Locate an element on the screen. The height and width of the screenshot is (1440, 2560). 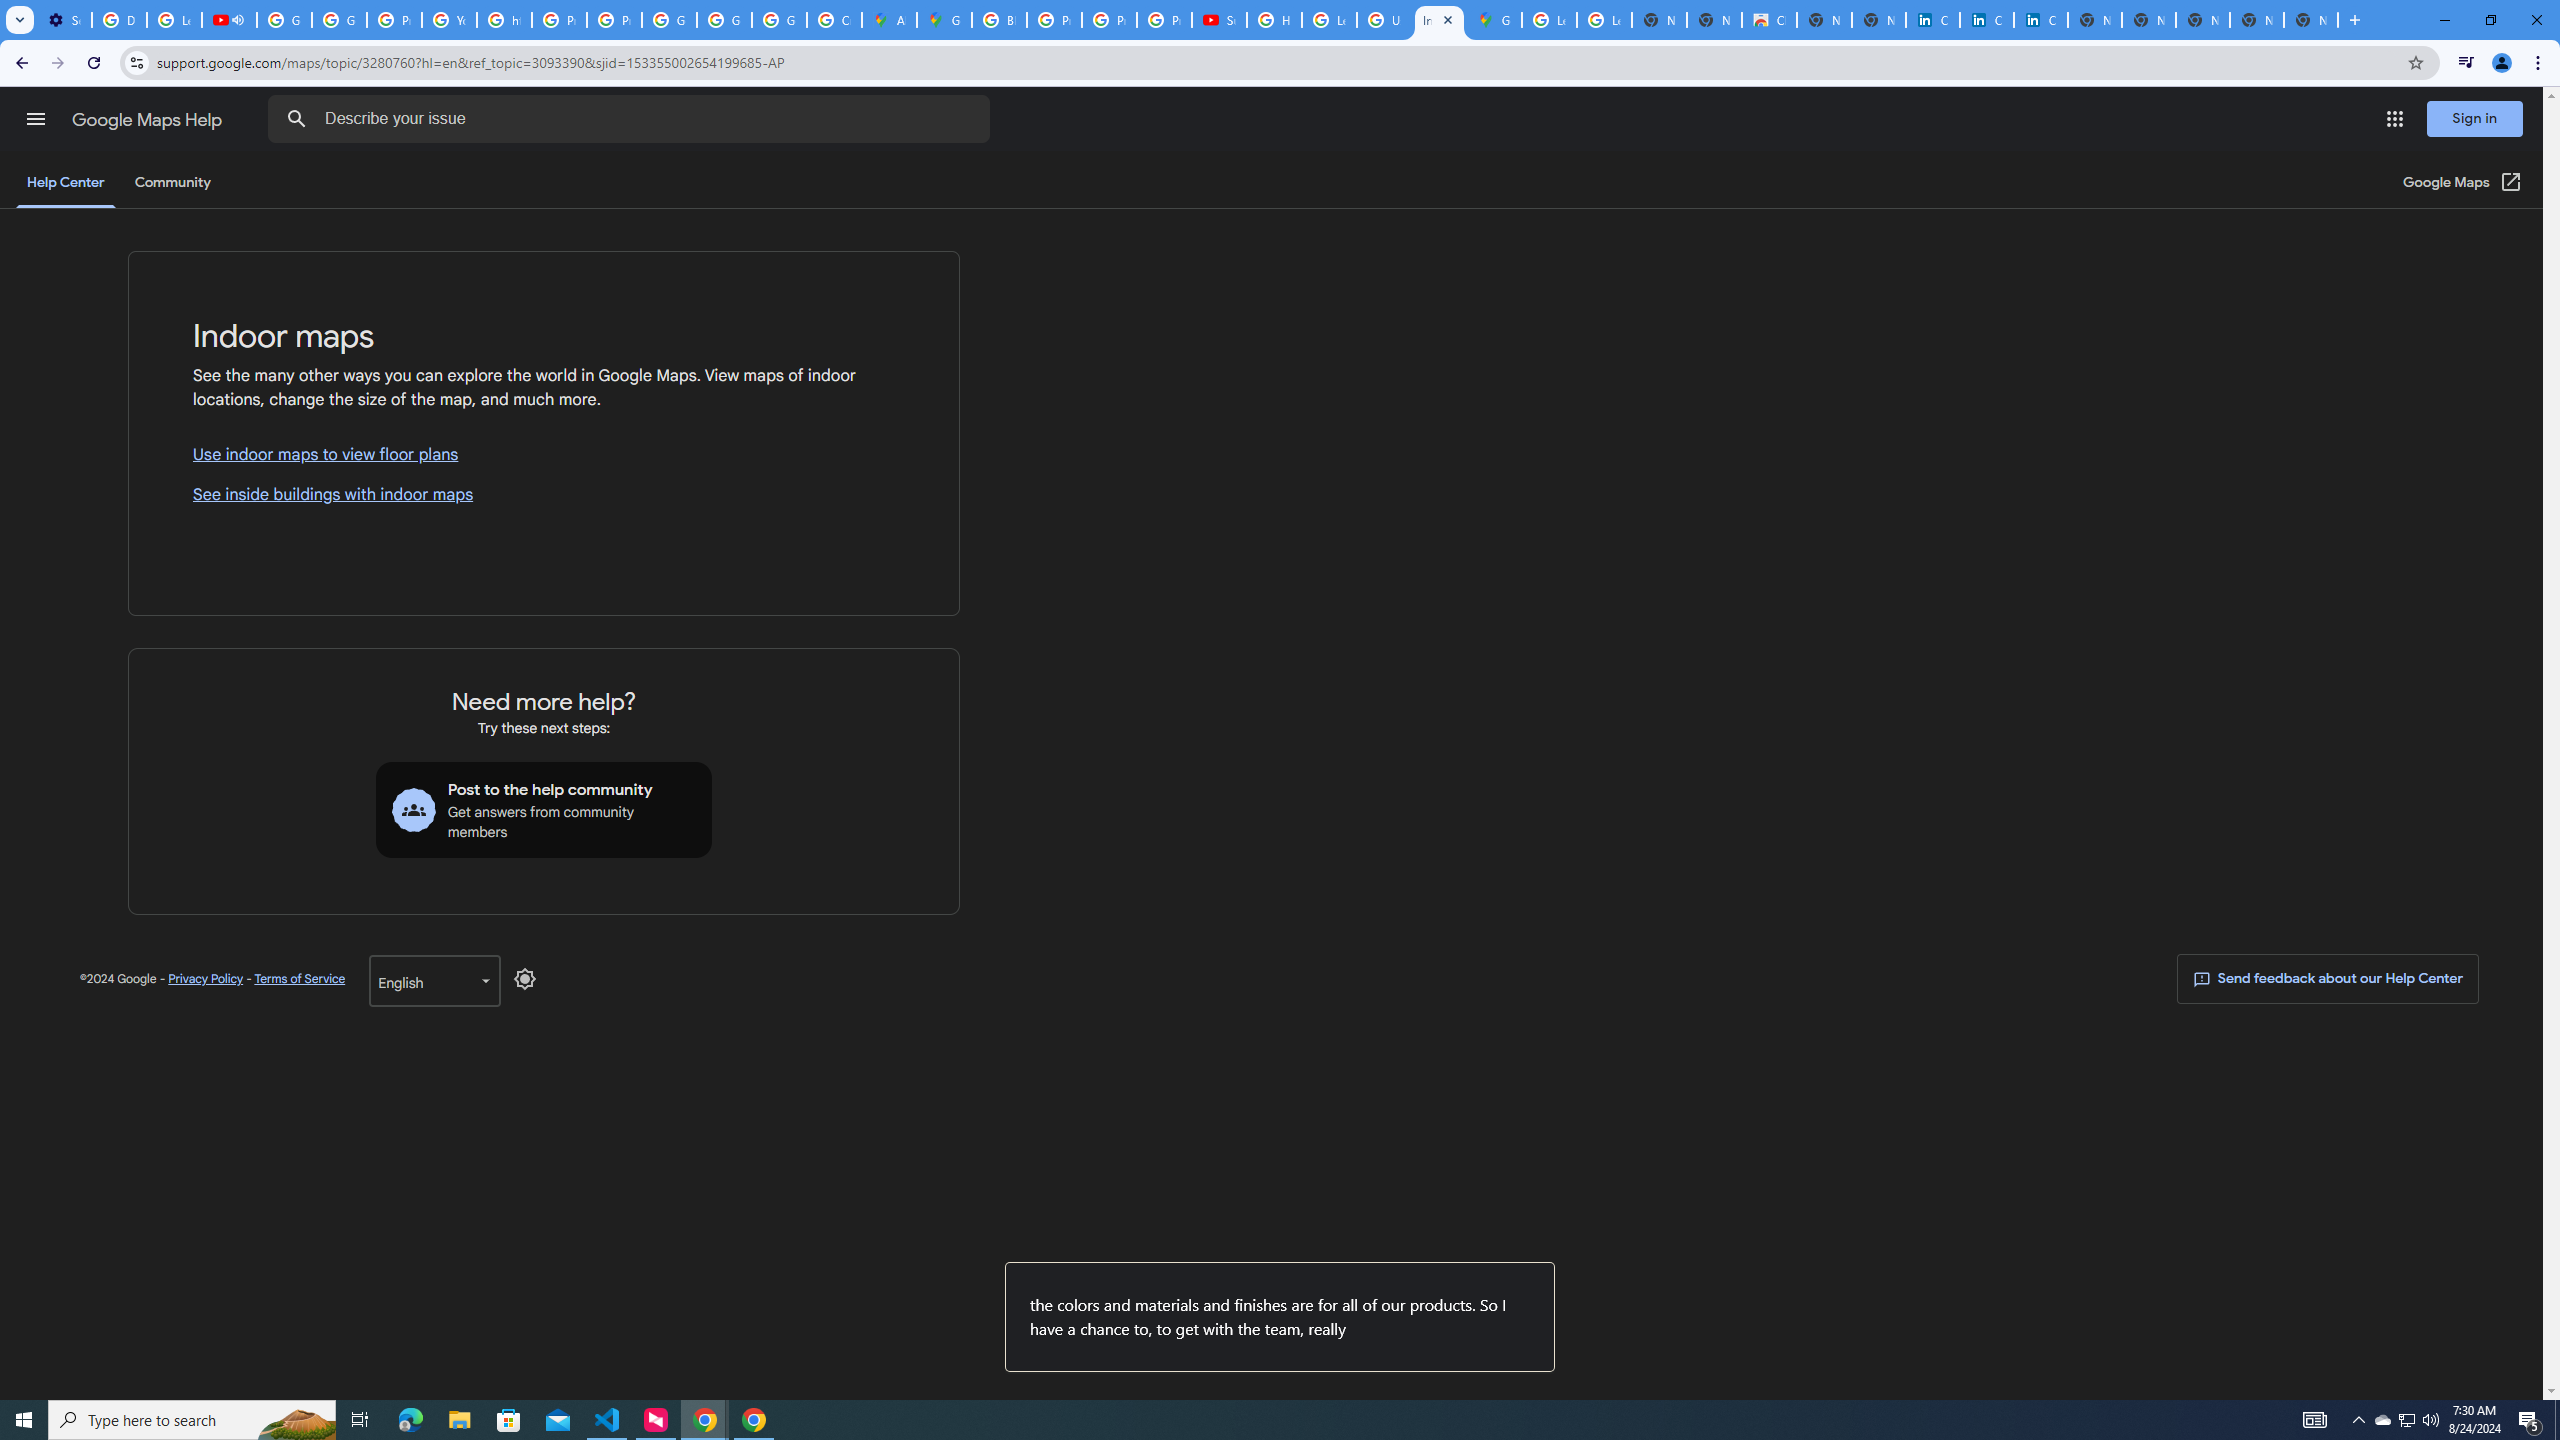
'Disable Dark Mode' is located at coordinates (525, 978).